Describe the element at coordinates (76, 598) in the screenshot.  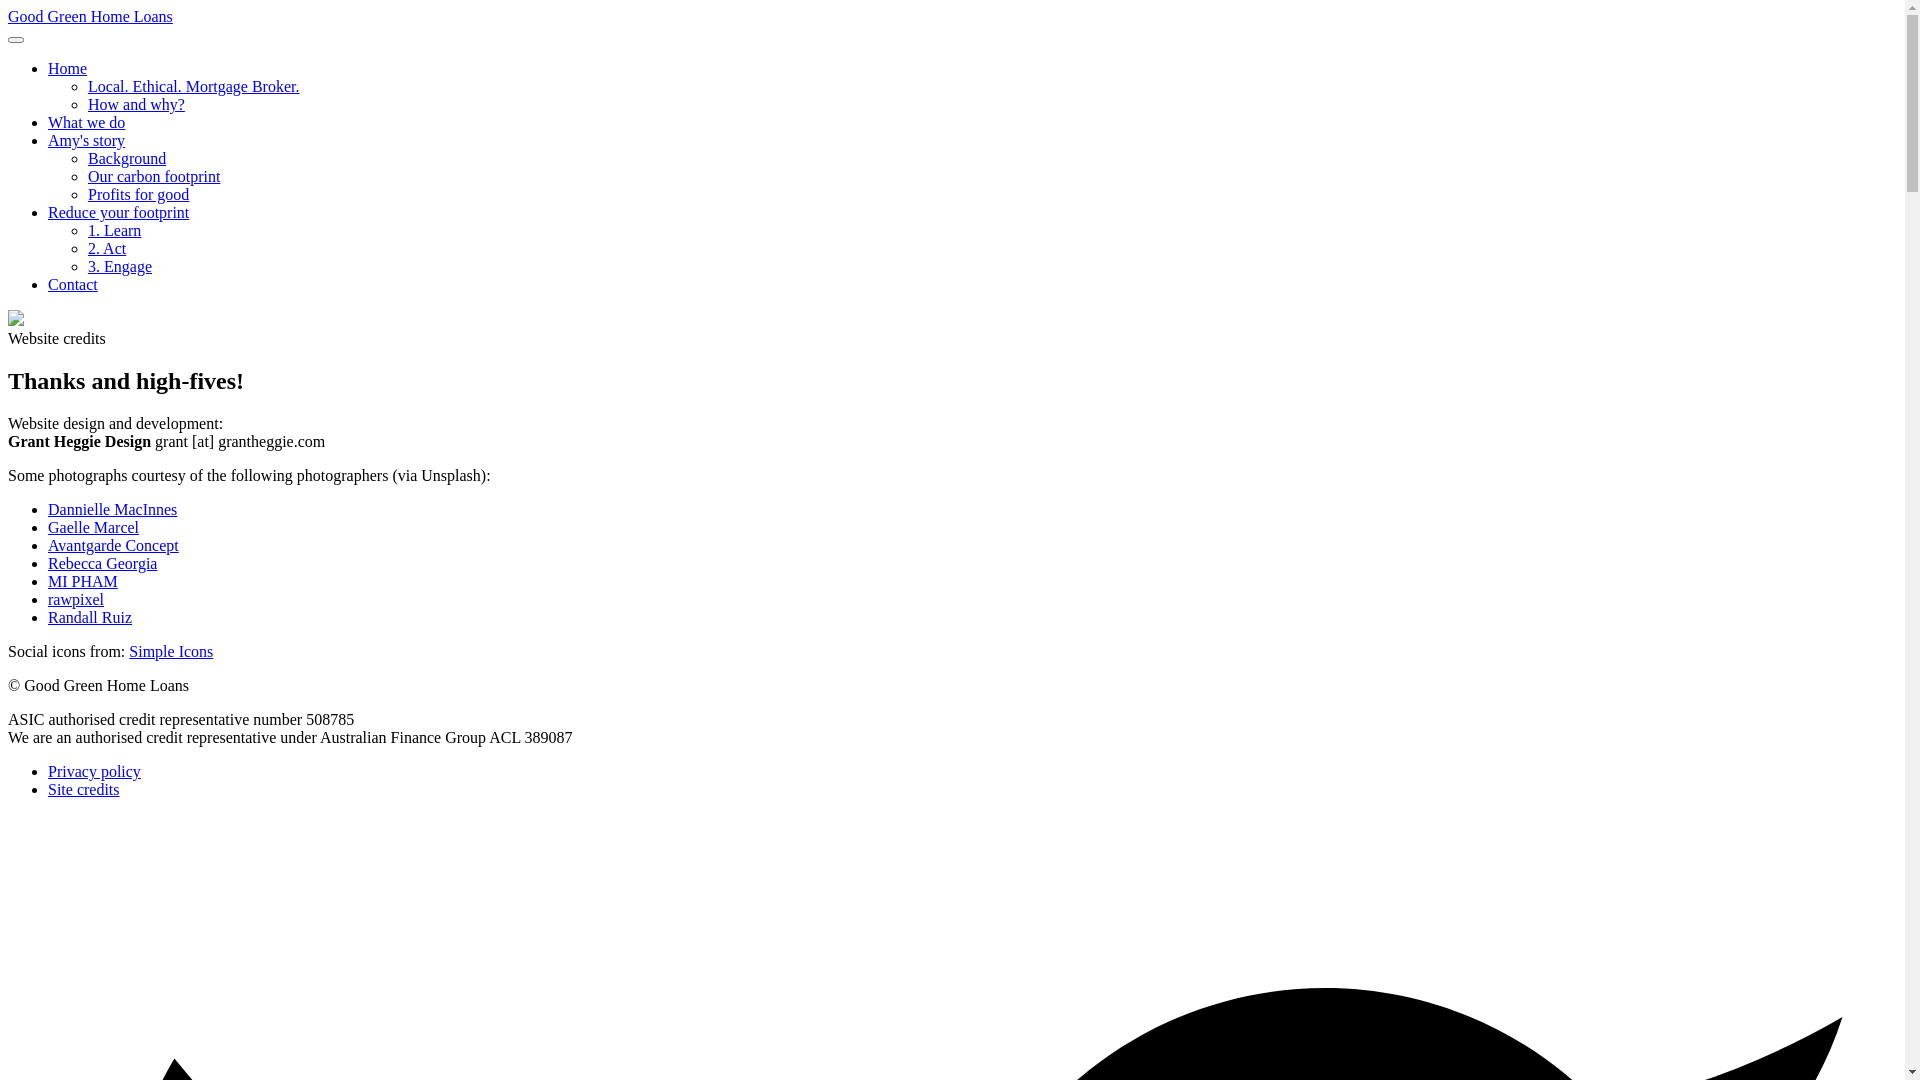
I see `'rawpixel'` at that location.